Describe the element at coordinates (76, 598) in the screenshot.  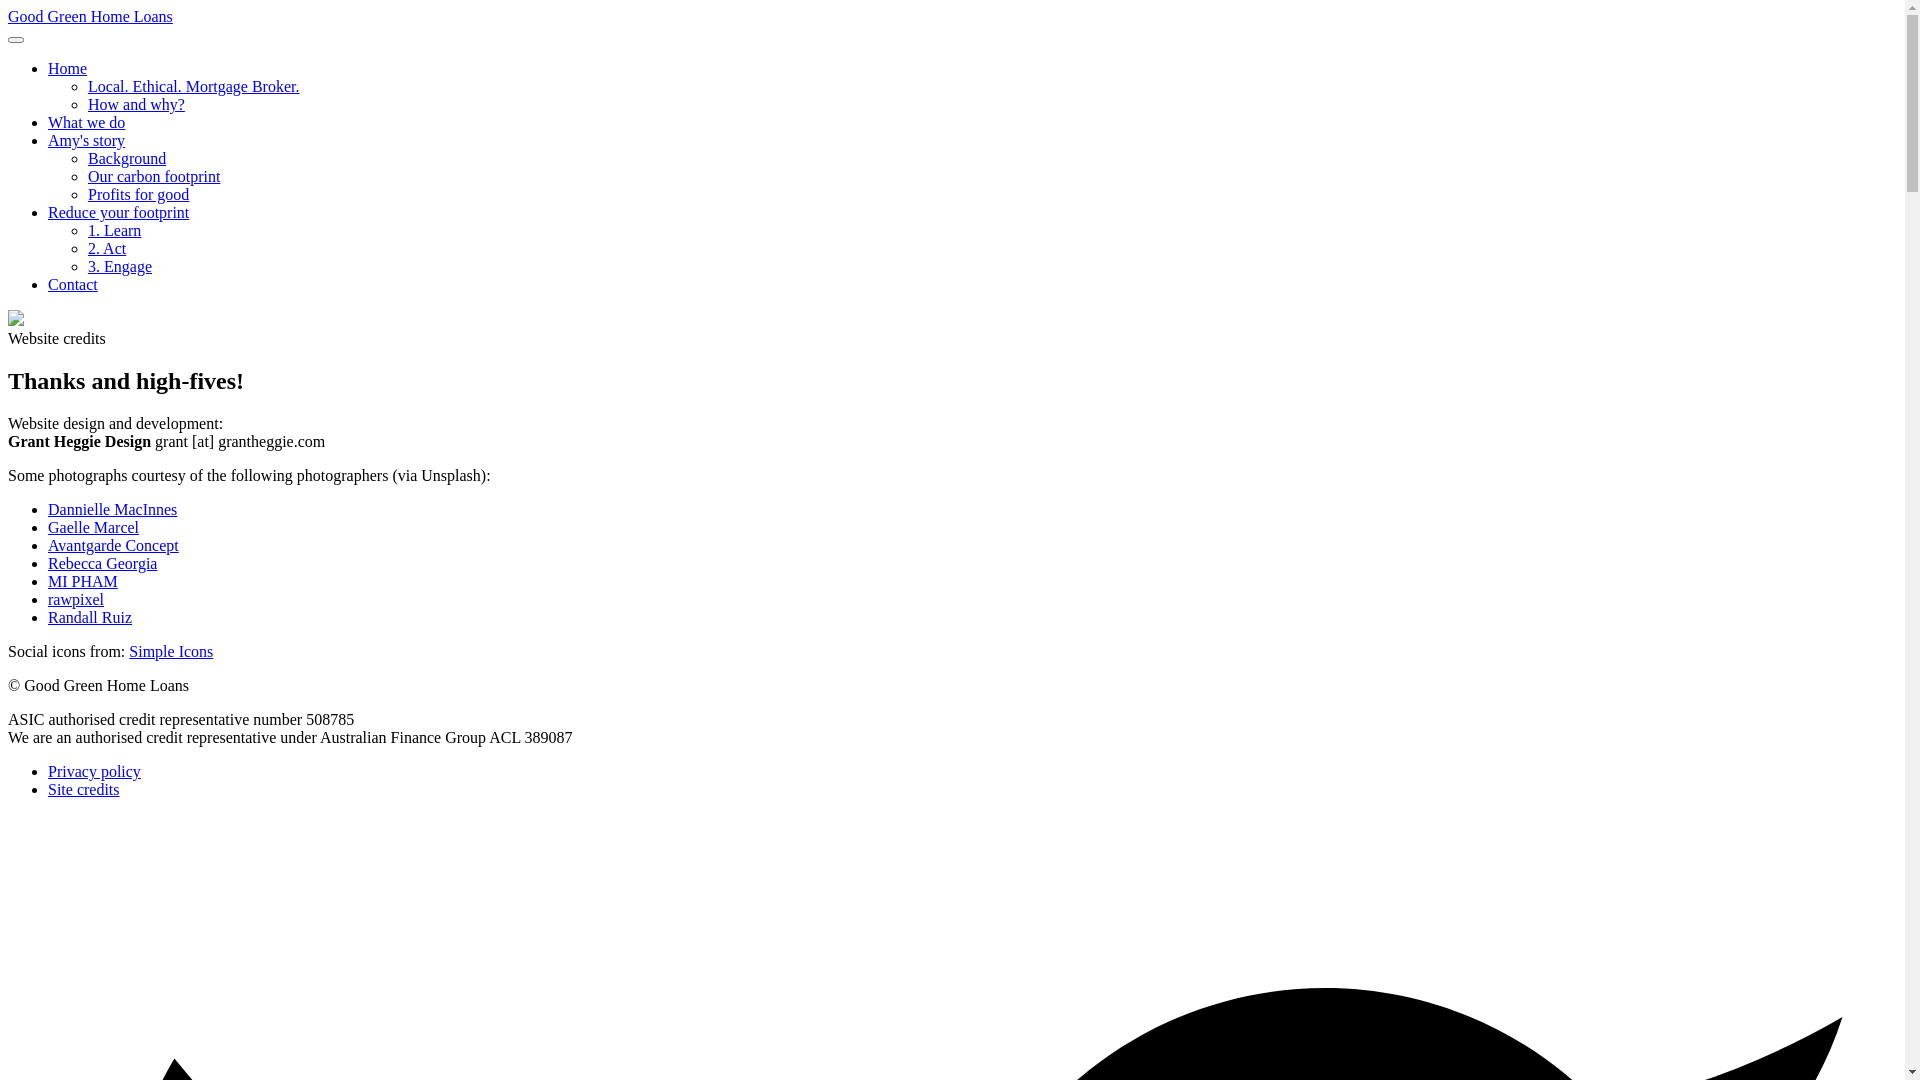
I see `'rawpixel'` at that location.